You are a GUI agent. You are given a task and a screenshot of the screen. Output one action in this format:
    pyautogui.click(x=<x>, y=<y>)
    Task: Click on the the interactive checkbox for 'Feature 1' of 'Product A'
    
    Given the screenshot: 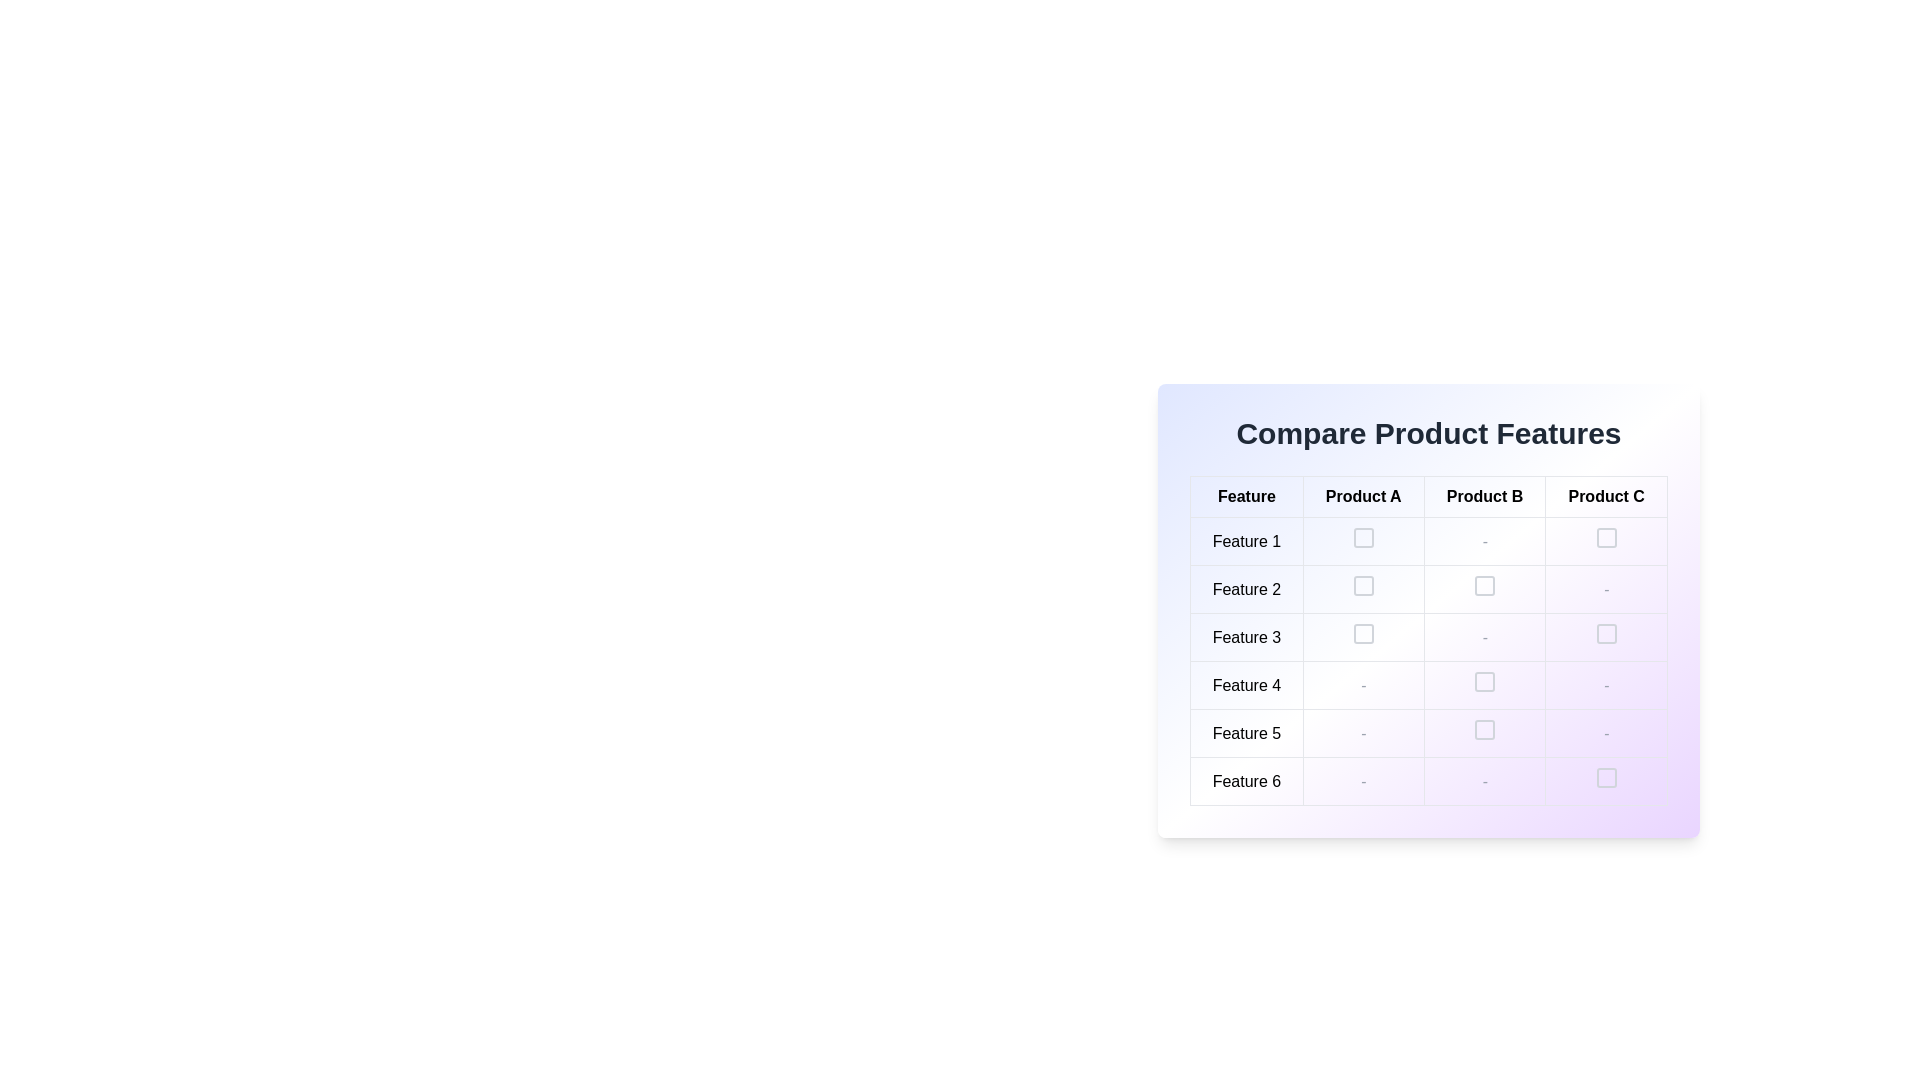 What is the action you would take?
    pyautogui.click(x=1362, y=536)
    